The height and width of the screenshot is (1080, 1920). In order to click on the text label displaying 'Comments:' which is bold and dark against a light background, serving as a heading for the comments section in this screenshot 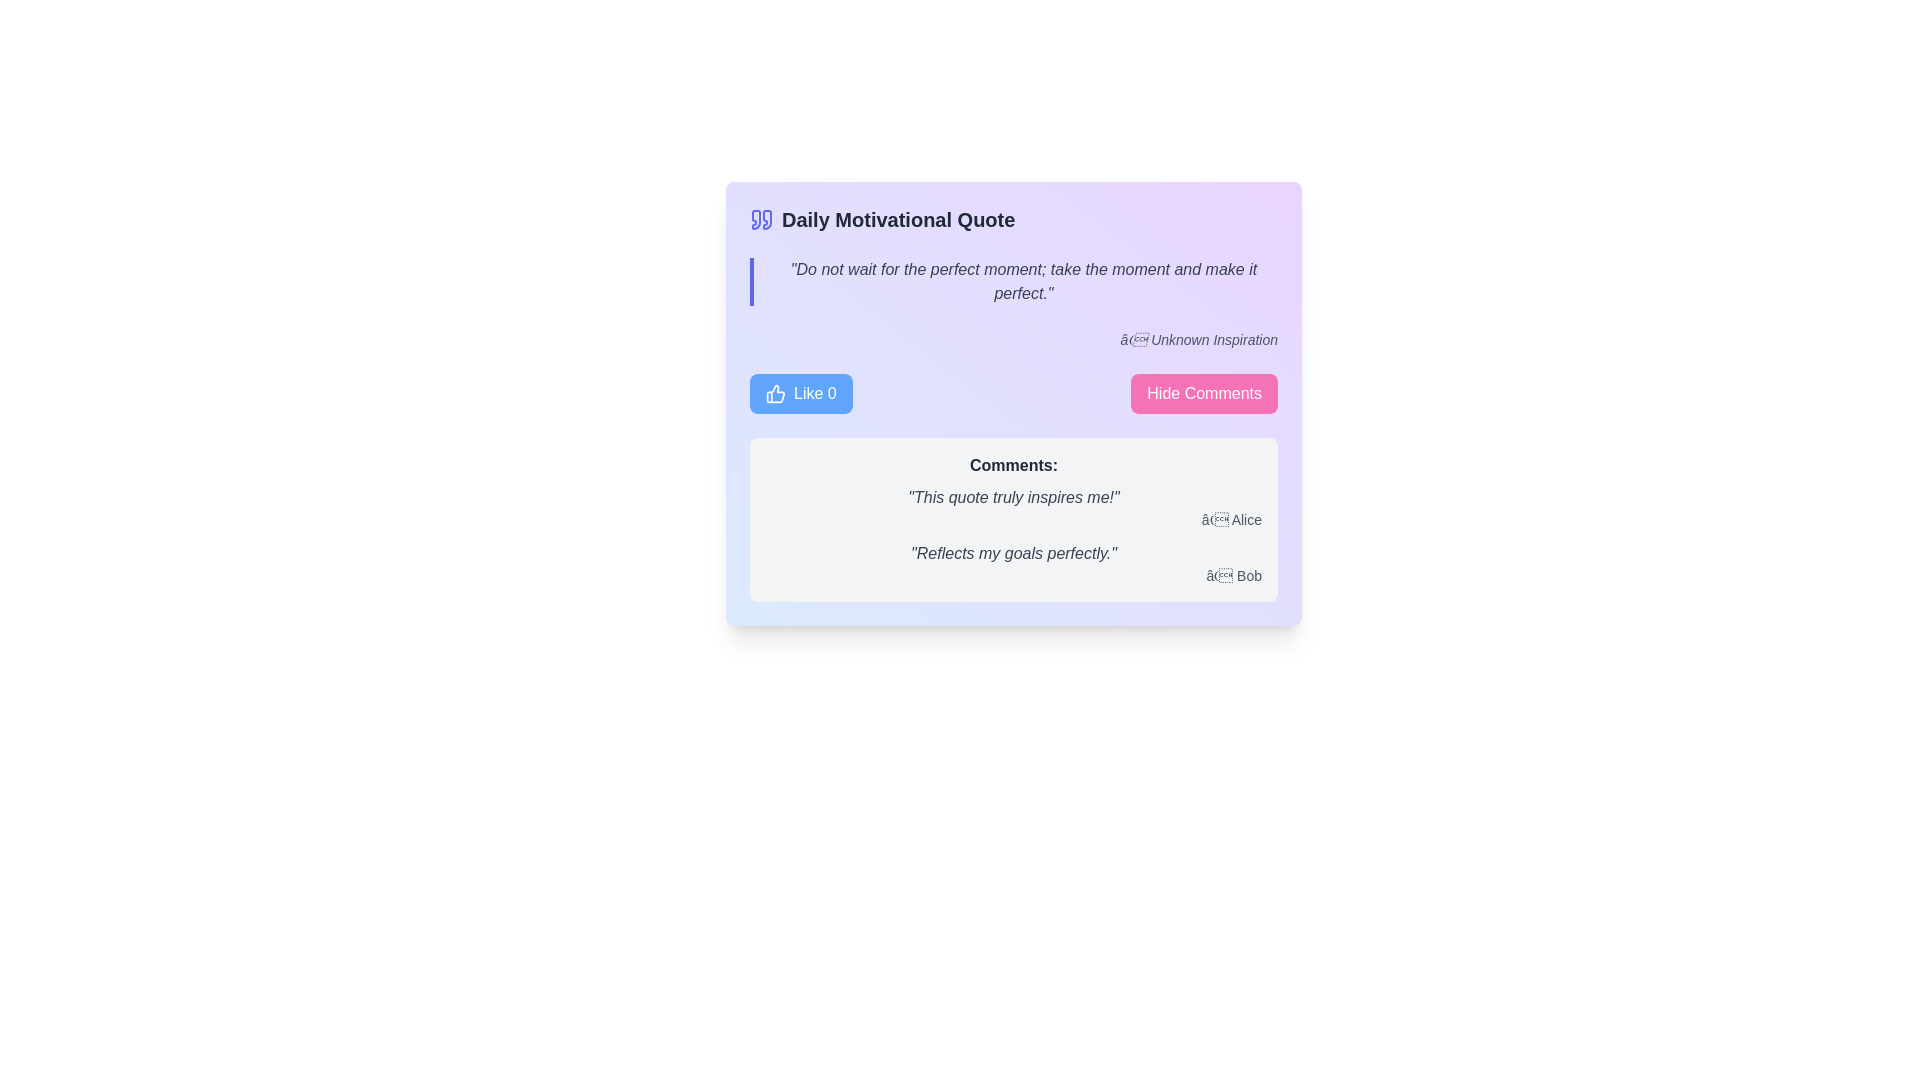, I will do `click(1013, 466)`.